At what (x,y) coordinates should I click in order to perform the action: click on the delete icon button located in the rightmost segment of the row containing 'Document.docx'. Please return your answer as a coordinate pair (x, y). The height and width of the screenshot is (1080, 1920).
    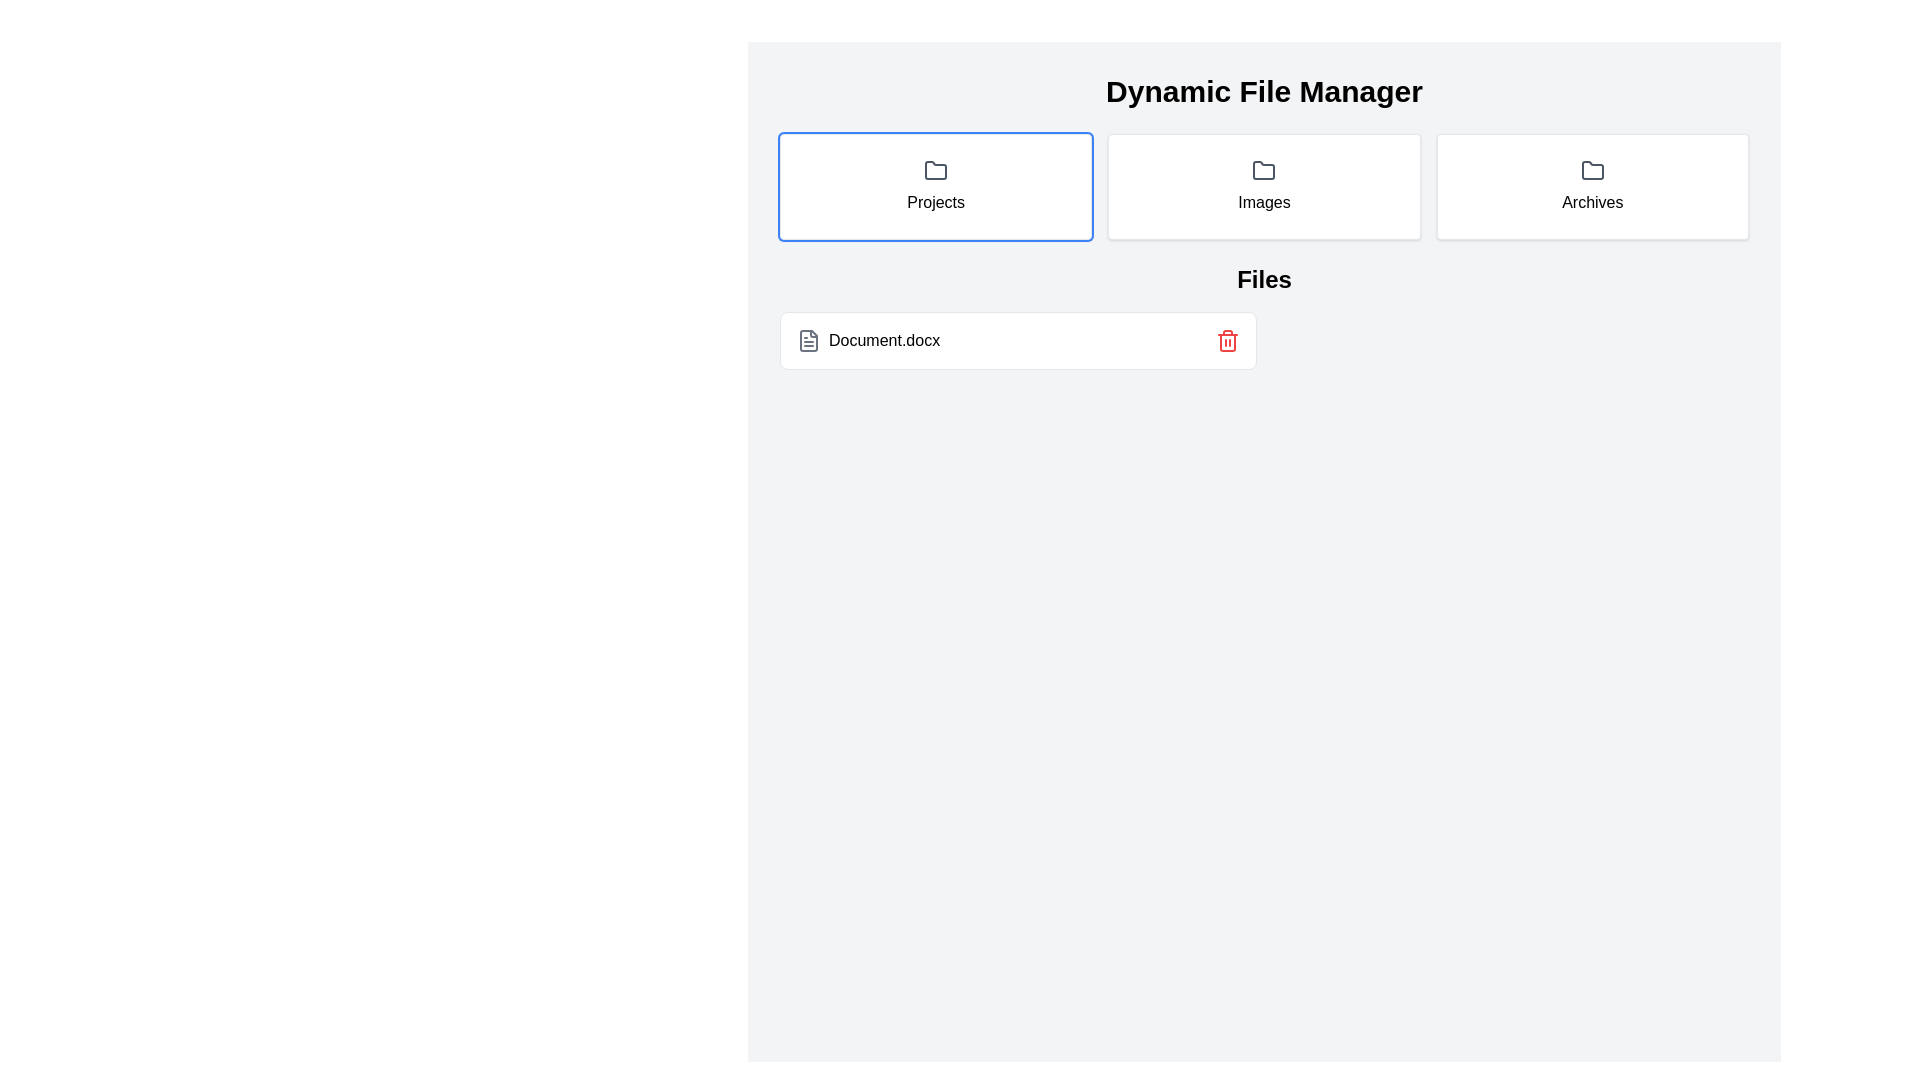
    Looking at the image, I should click on (1226, 339).